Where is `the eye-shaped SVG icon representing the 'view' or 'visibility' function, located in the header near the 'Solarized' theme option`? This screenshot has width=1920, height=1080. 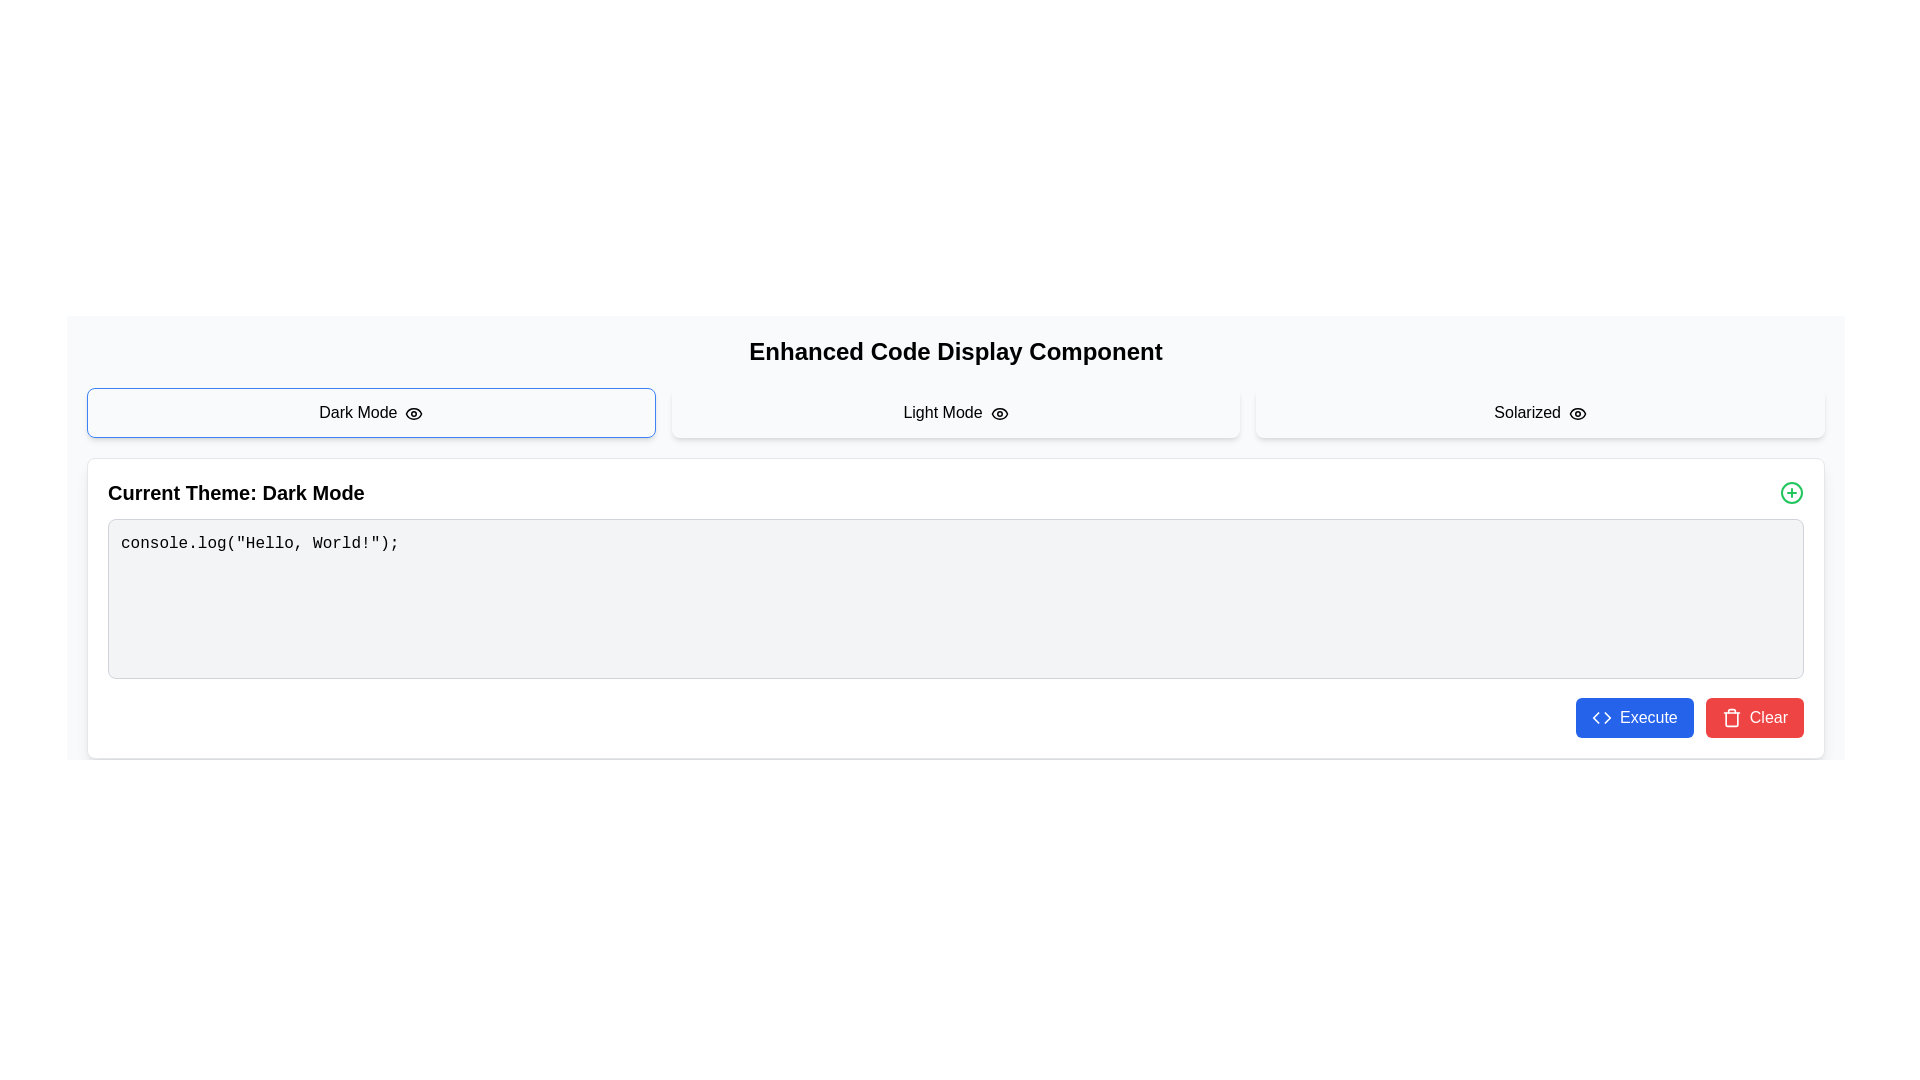
the eye-shaped SVG icon representing the 'view' or 'visibility' function, located in the header near the 'Solarized' theme option is located at coordinates (1577, 412).